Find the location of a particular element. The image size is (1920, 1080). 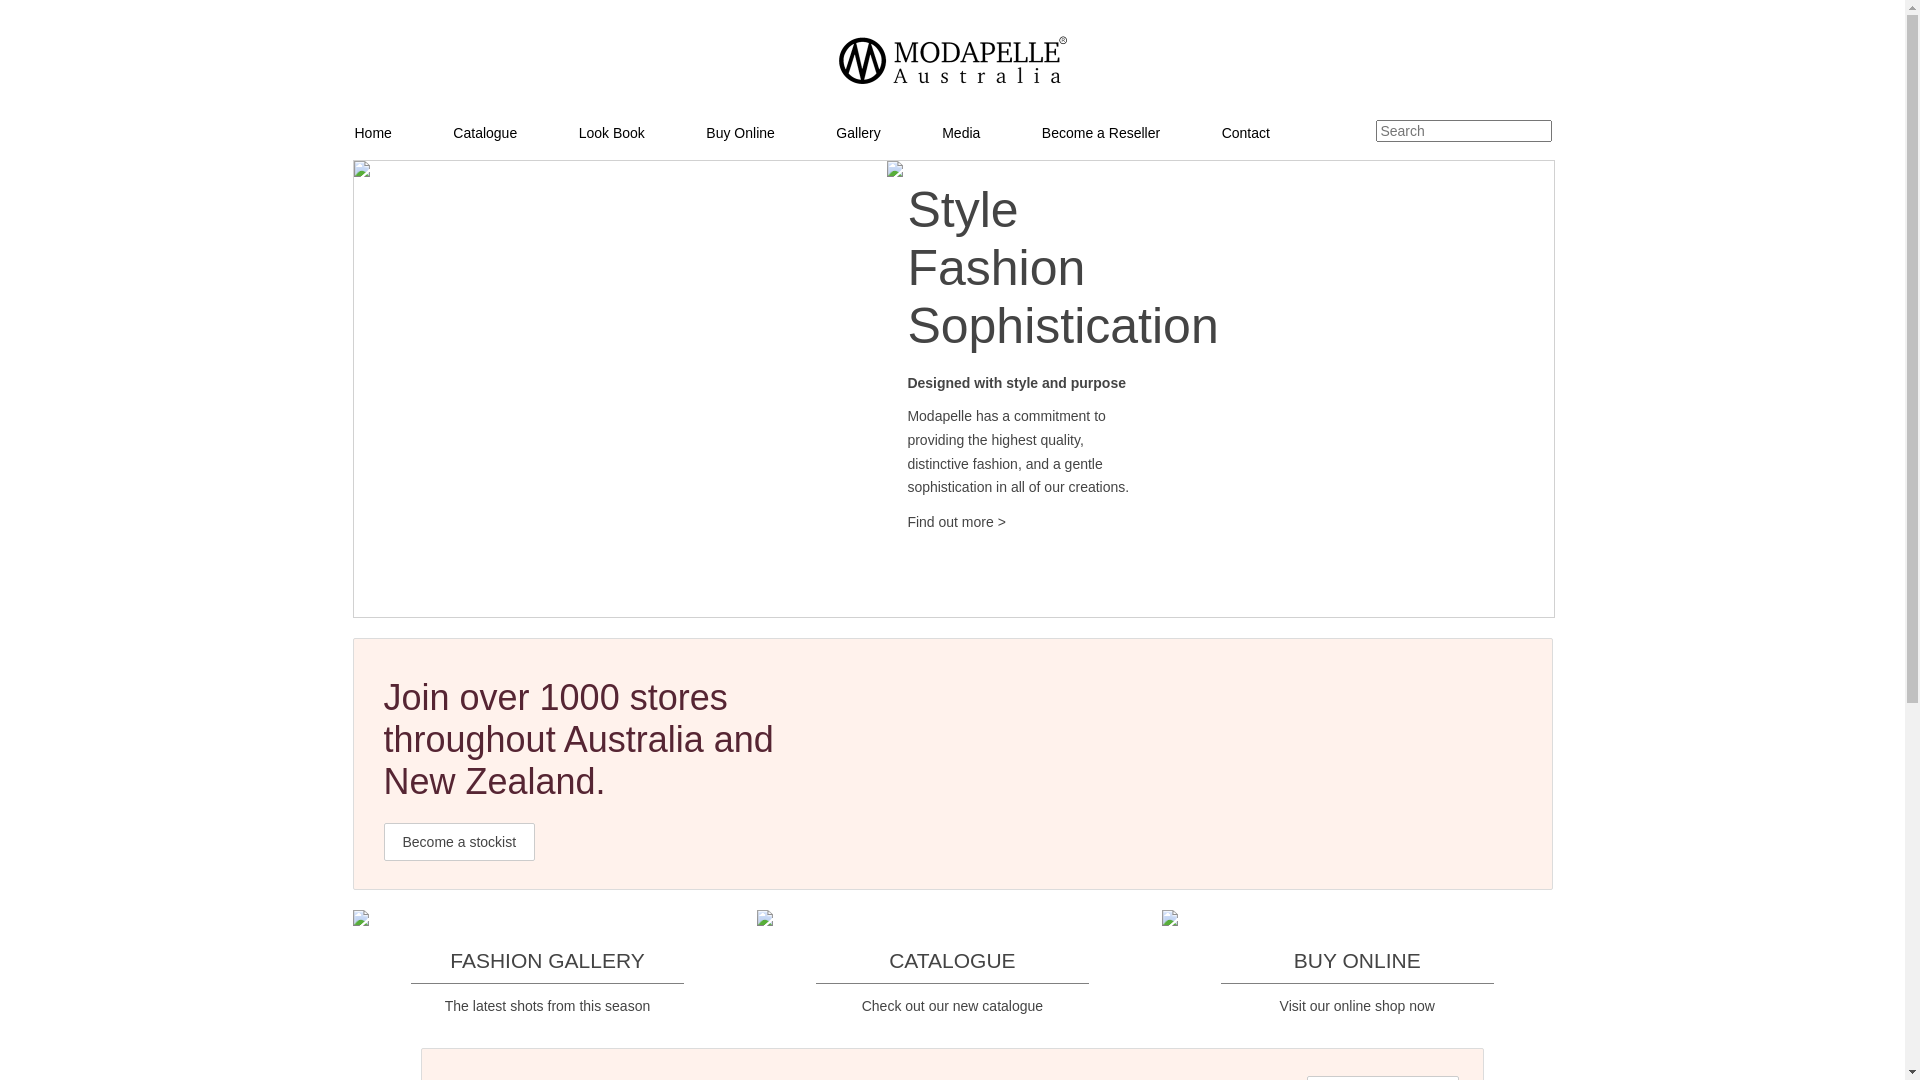

'Become a stockist' is located at coordinates (459, 841).